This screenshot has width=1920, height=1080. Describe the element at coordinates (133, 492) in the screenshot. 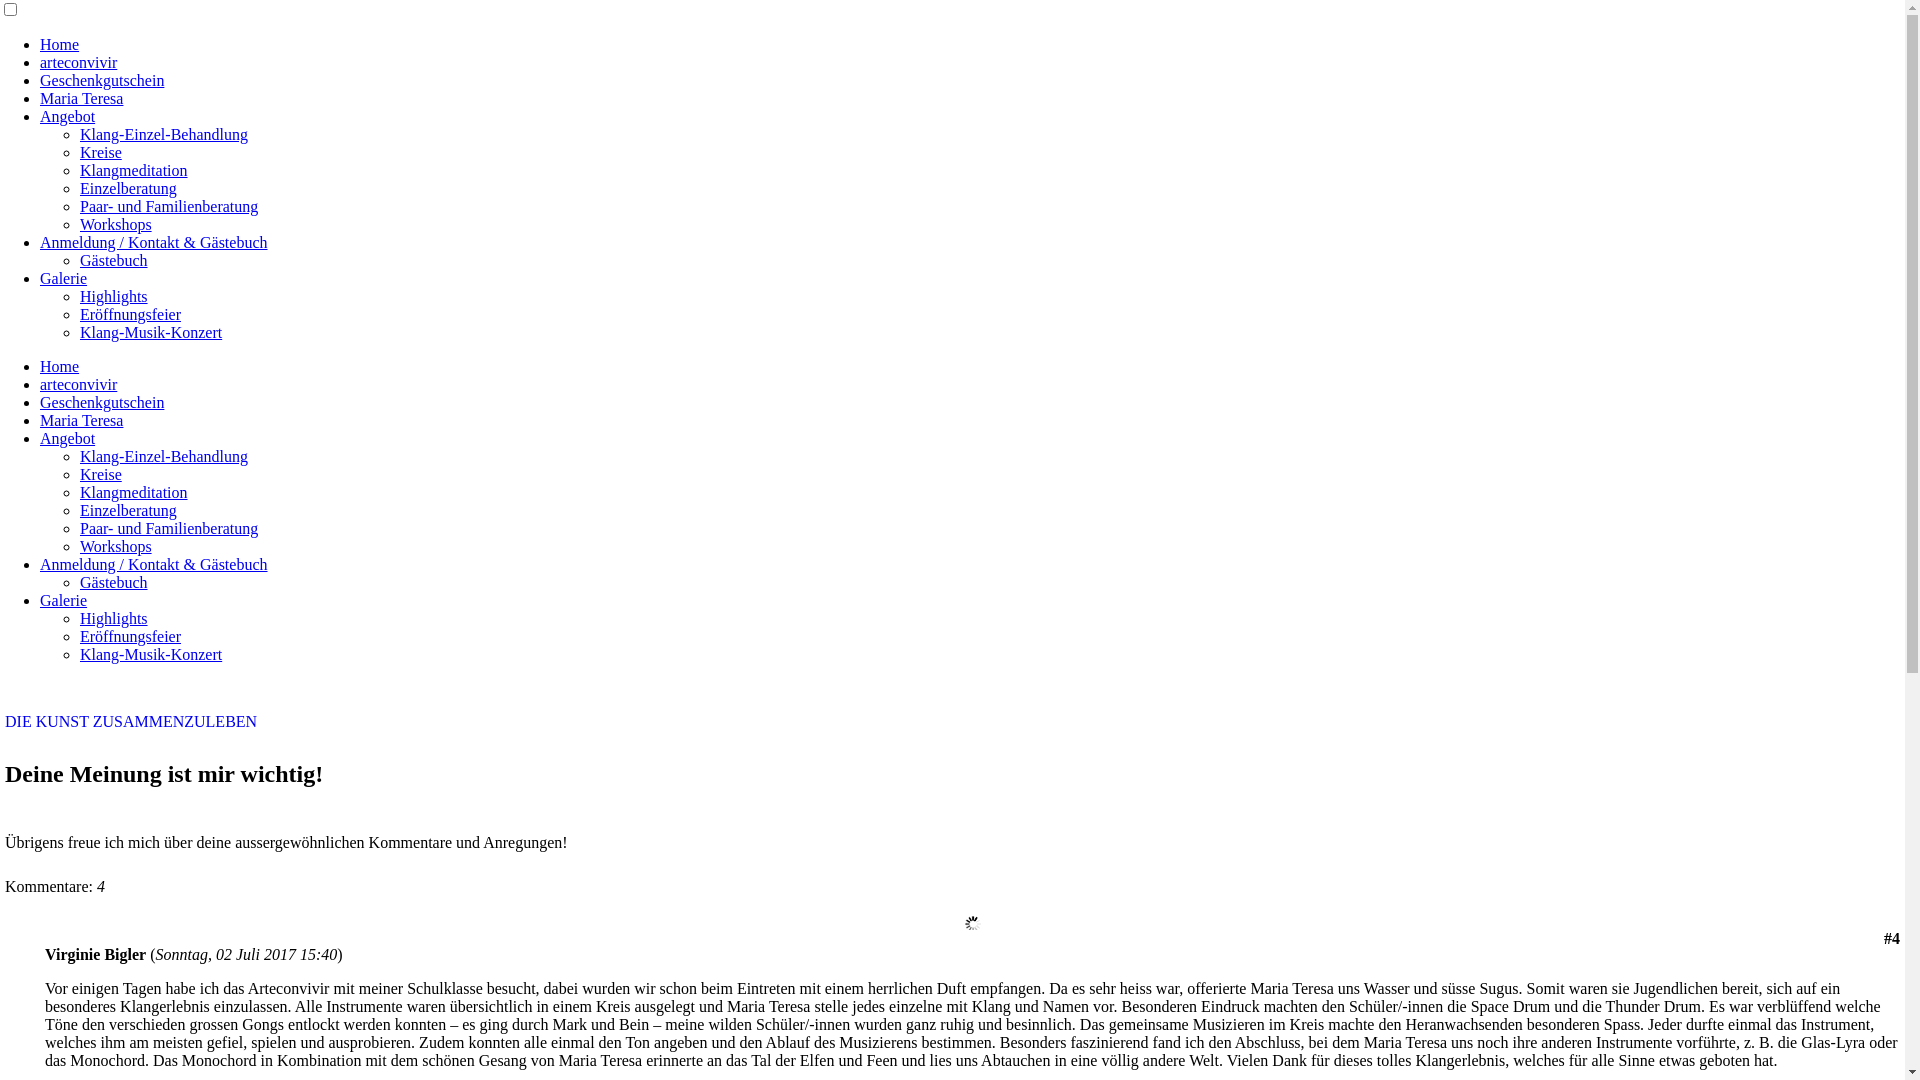

I see `'Klangmeditation'` at that location.